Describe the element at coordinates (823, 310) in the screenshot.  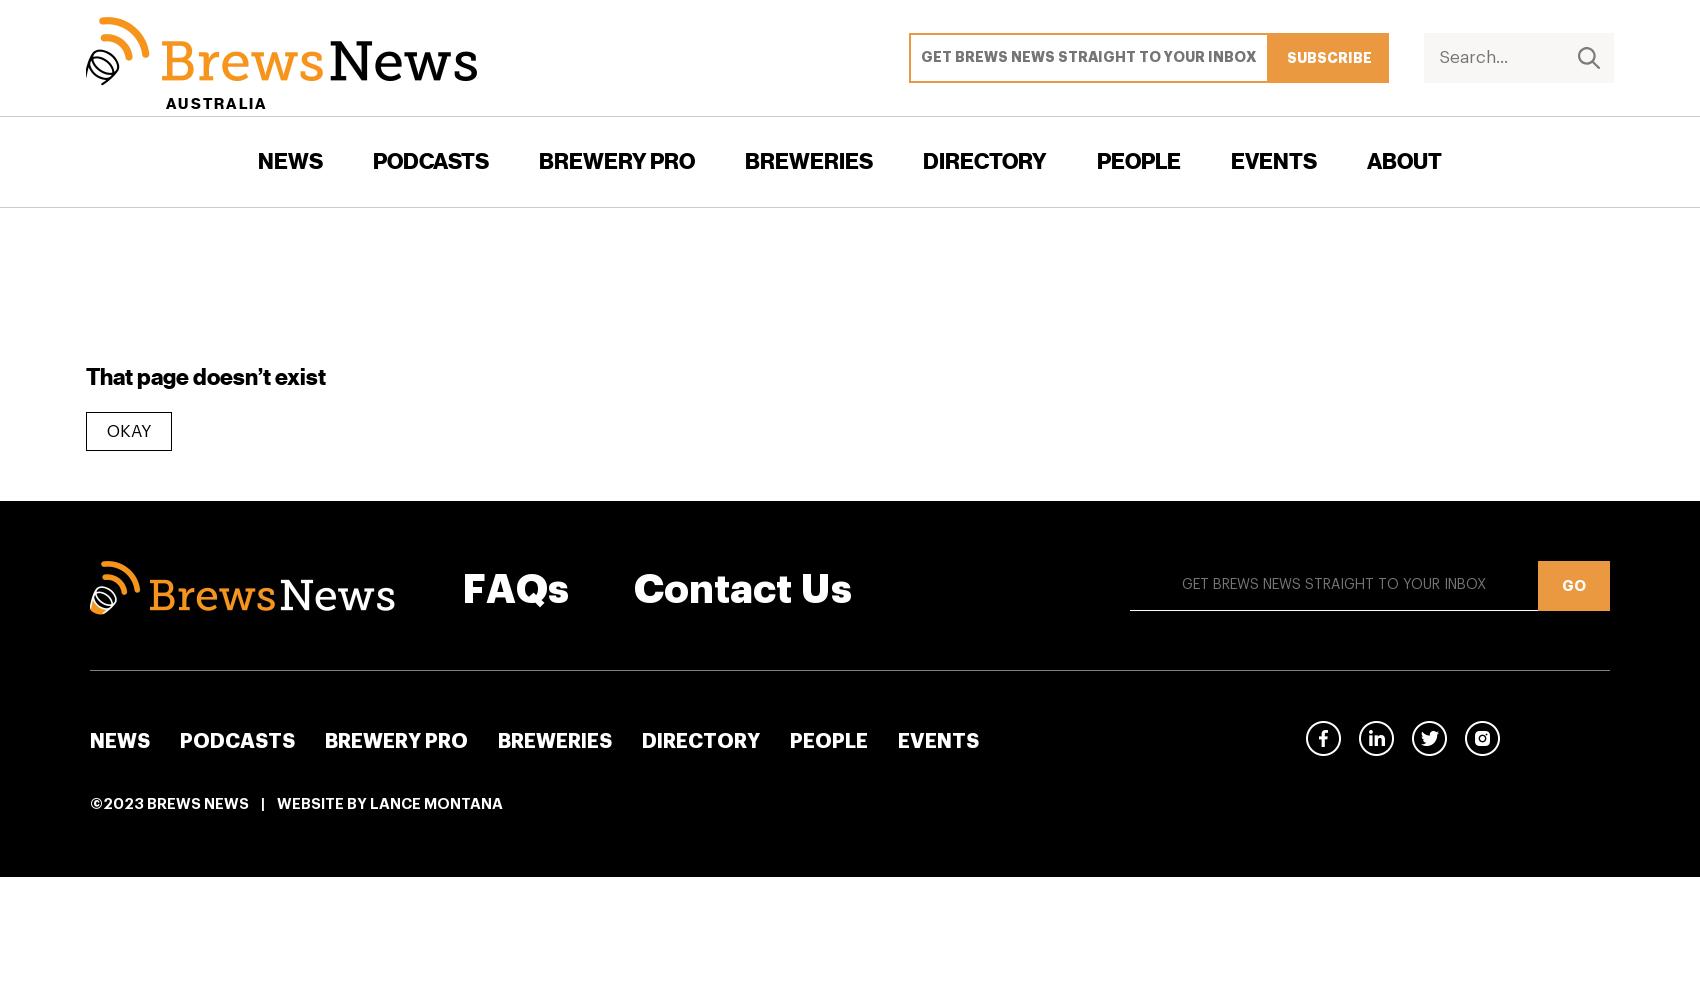
I see `'Brewery Openings'` at that location.